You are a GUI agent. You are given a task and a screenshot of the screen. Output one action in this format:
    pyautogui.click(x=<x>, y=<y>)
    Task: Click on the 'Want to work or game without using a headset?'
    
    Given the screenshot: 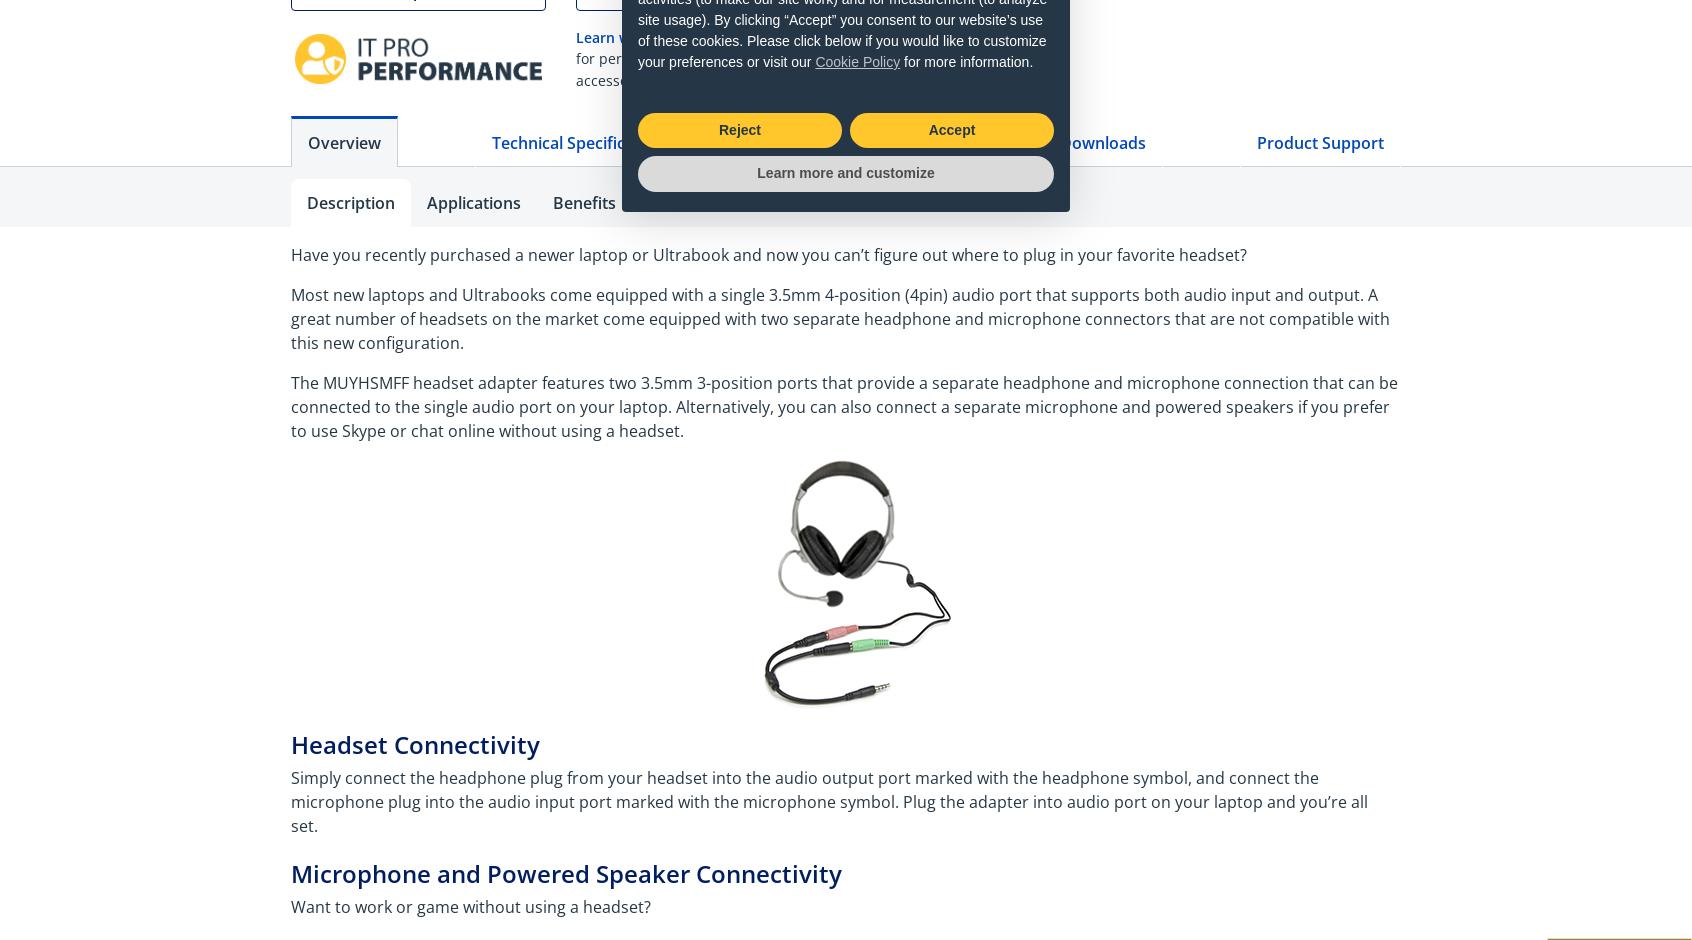 What is the action you would take?
    pyautogui.click(x=290, y=904)
    